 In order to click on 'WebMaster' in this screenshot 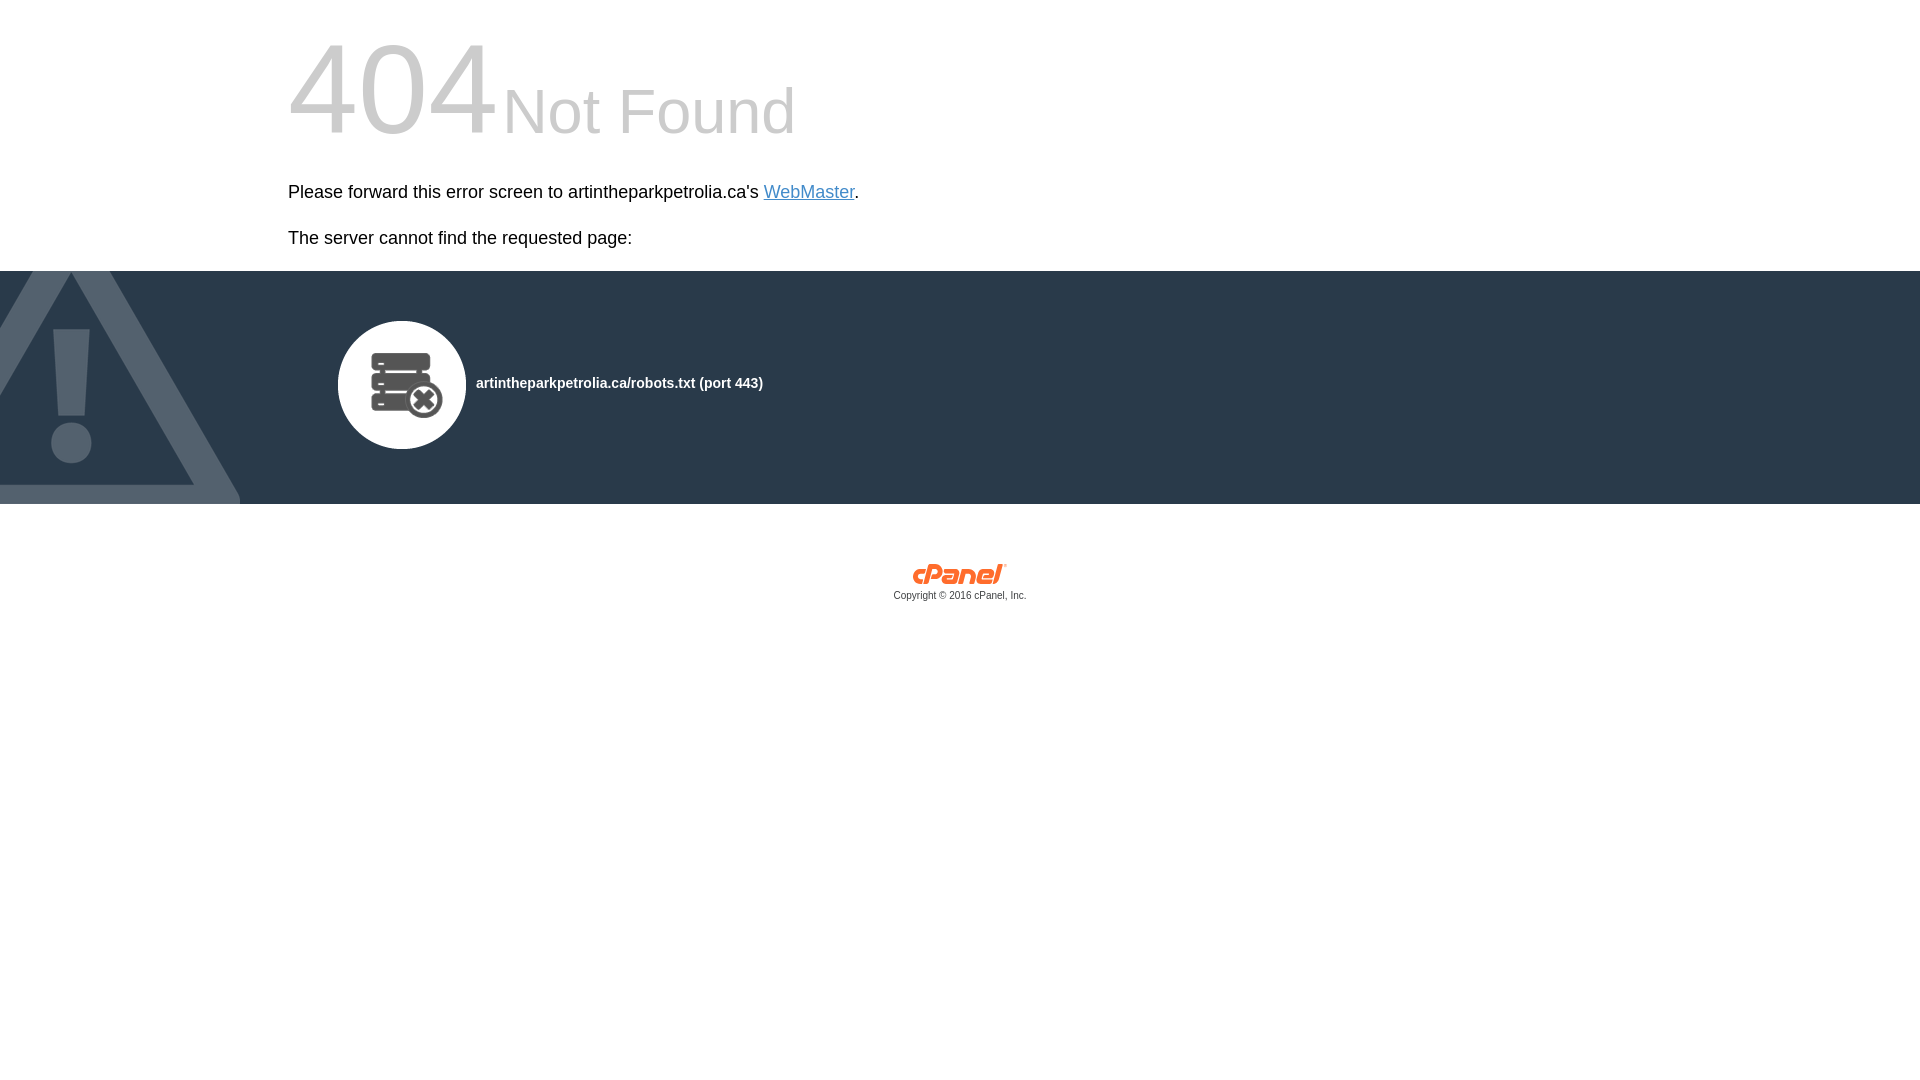, I will do `click(762, 192)`.